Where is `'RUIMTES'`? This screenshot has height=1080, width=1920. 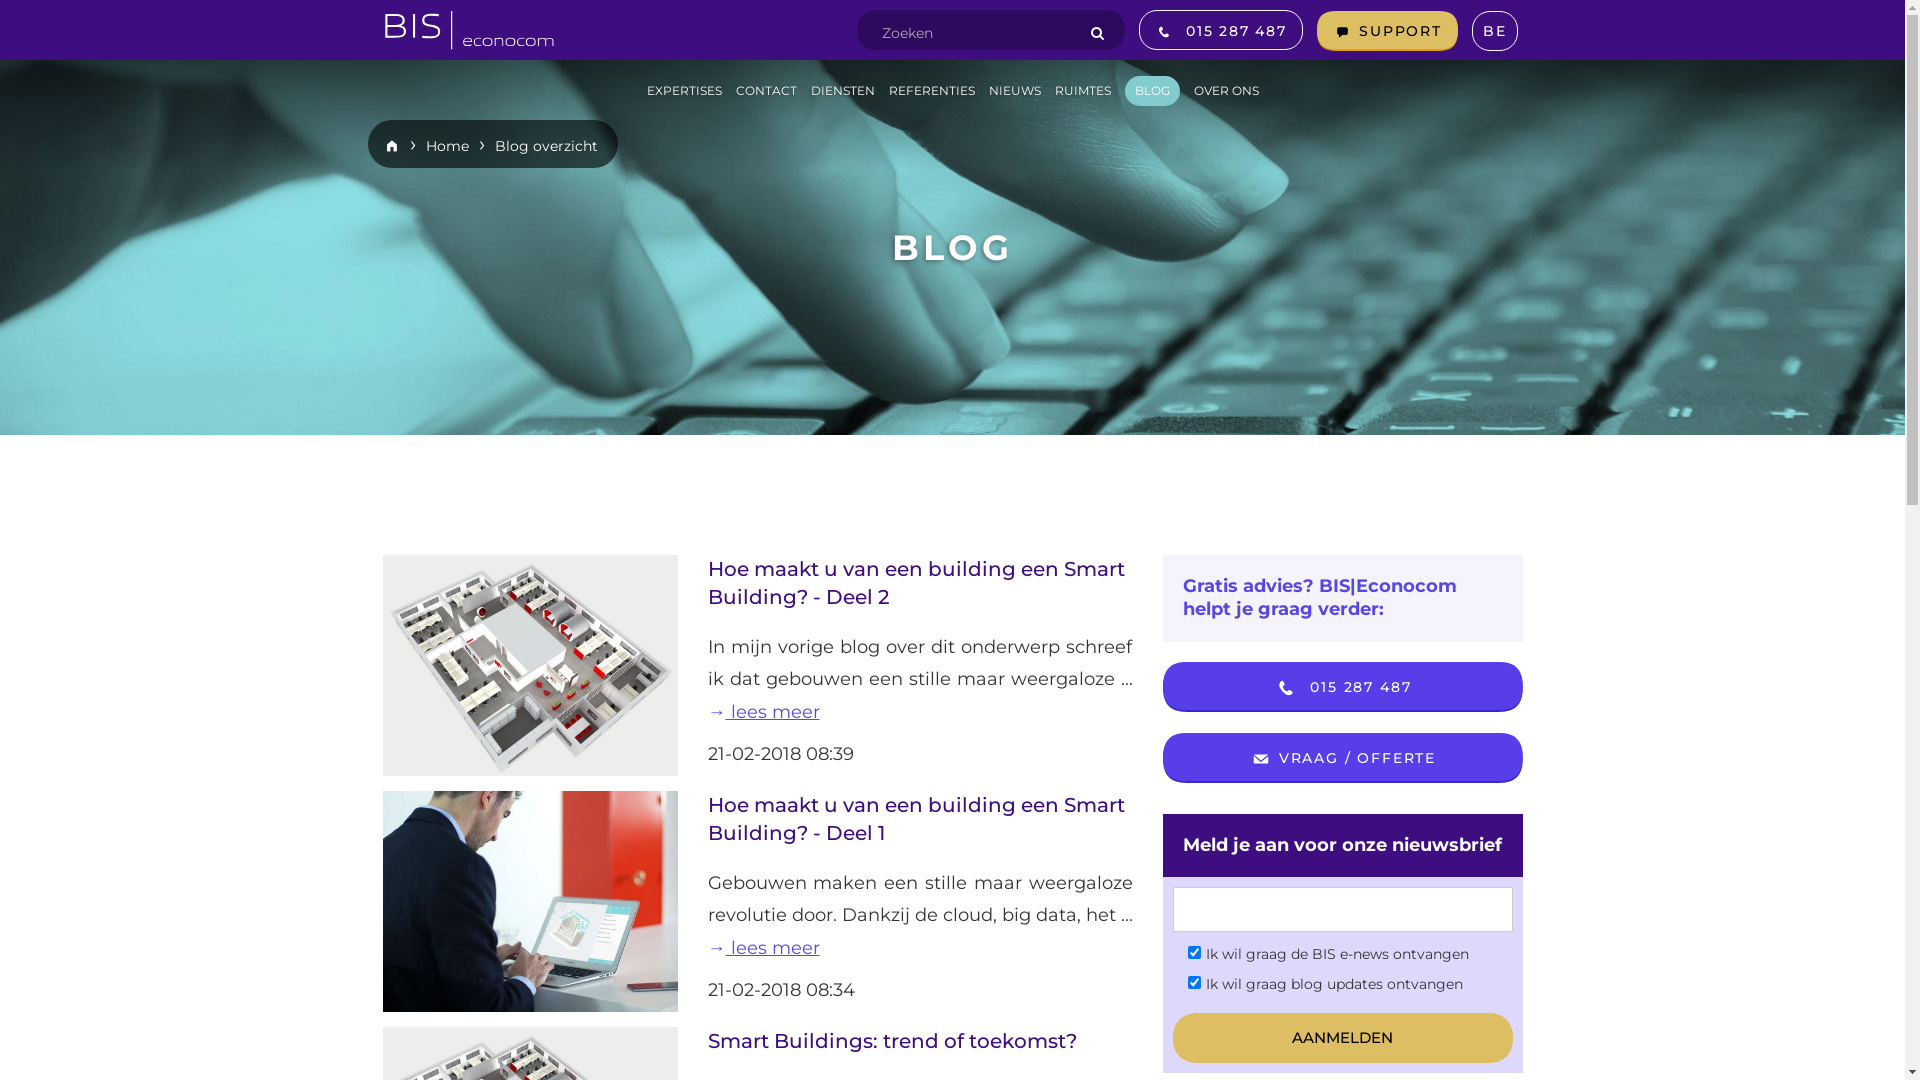 'RUIMTES' is located at coordinates (1053, 91).